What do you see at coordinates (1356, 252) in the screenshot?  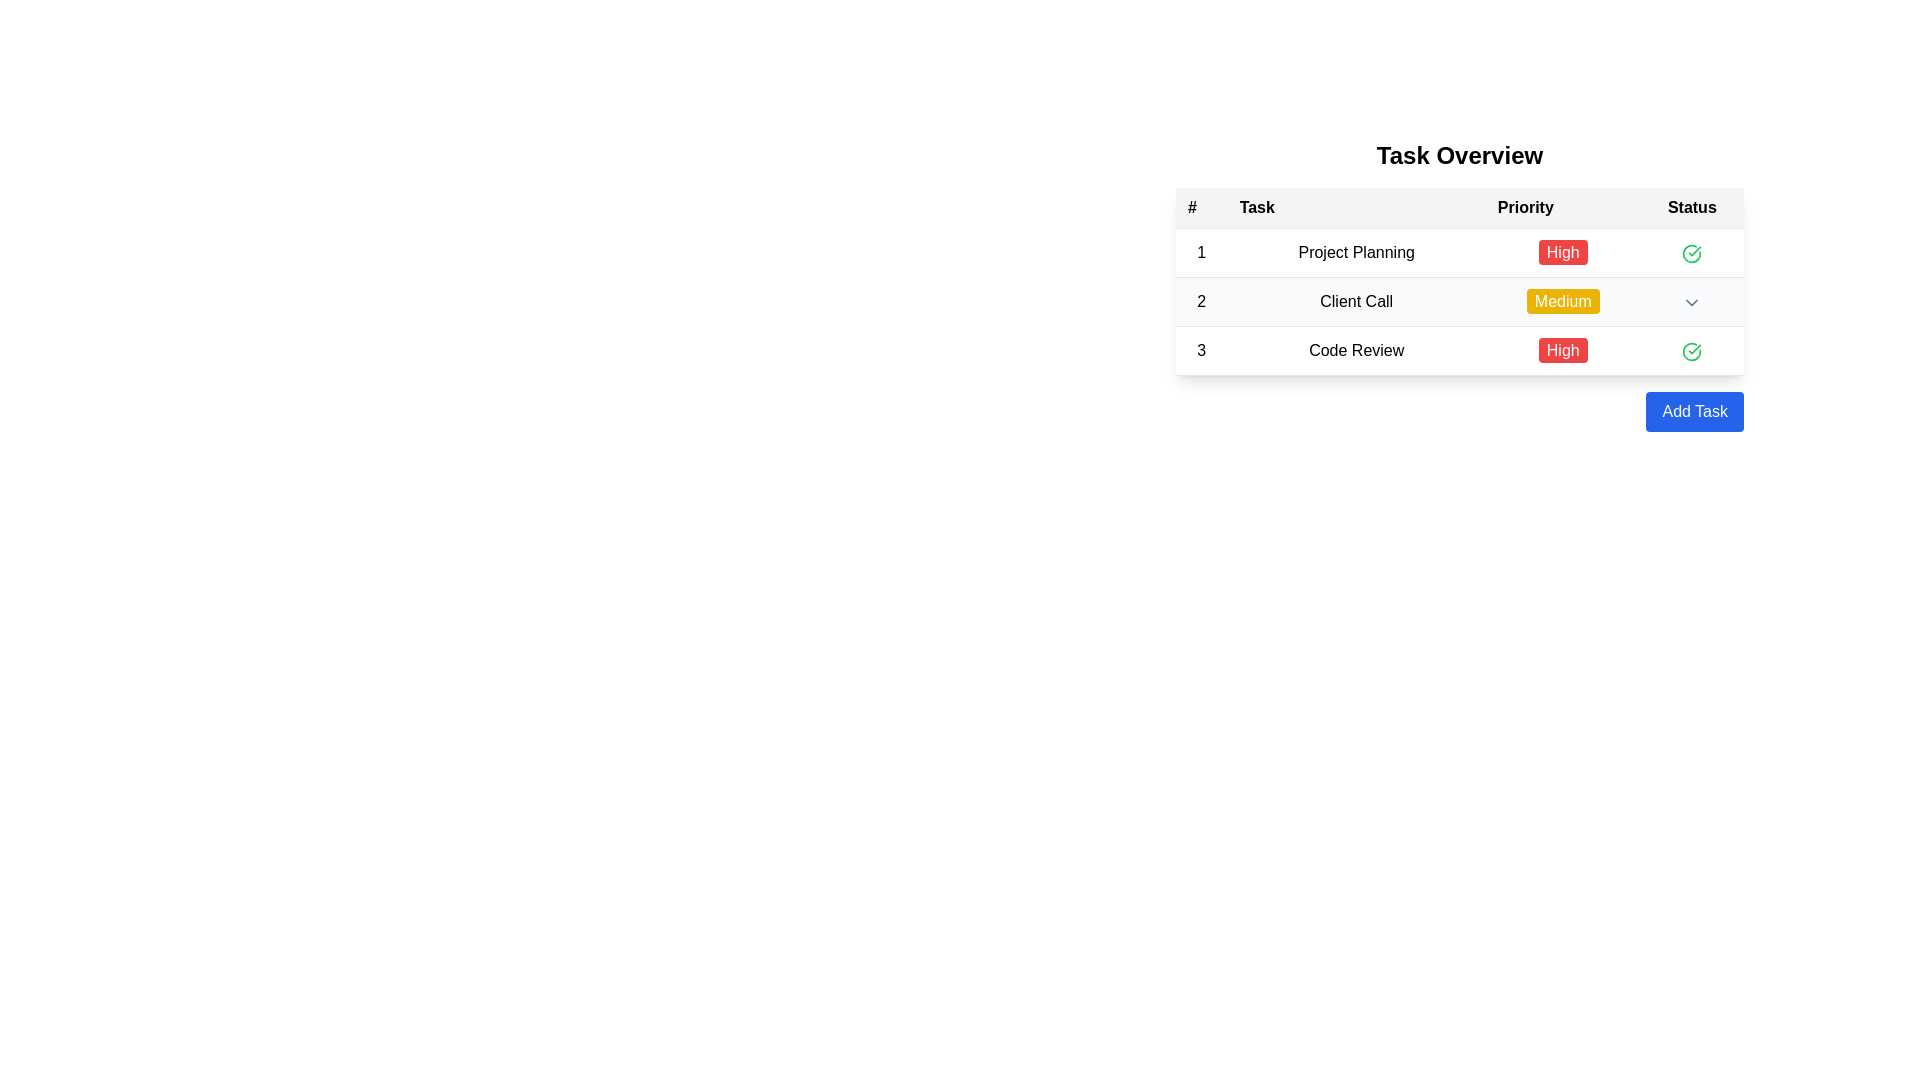 I see `the 'Project Planning' text label and its adjacent elements in the task list table, which includes the priority and status icon` at bounding box center [1356, 252].